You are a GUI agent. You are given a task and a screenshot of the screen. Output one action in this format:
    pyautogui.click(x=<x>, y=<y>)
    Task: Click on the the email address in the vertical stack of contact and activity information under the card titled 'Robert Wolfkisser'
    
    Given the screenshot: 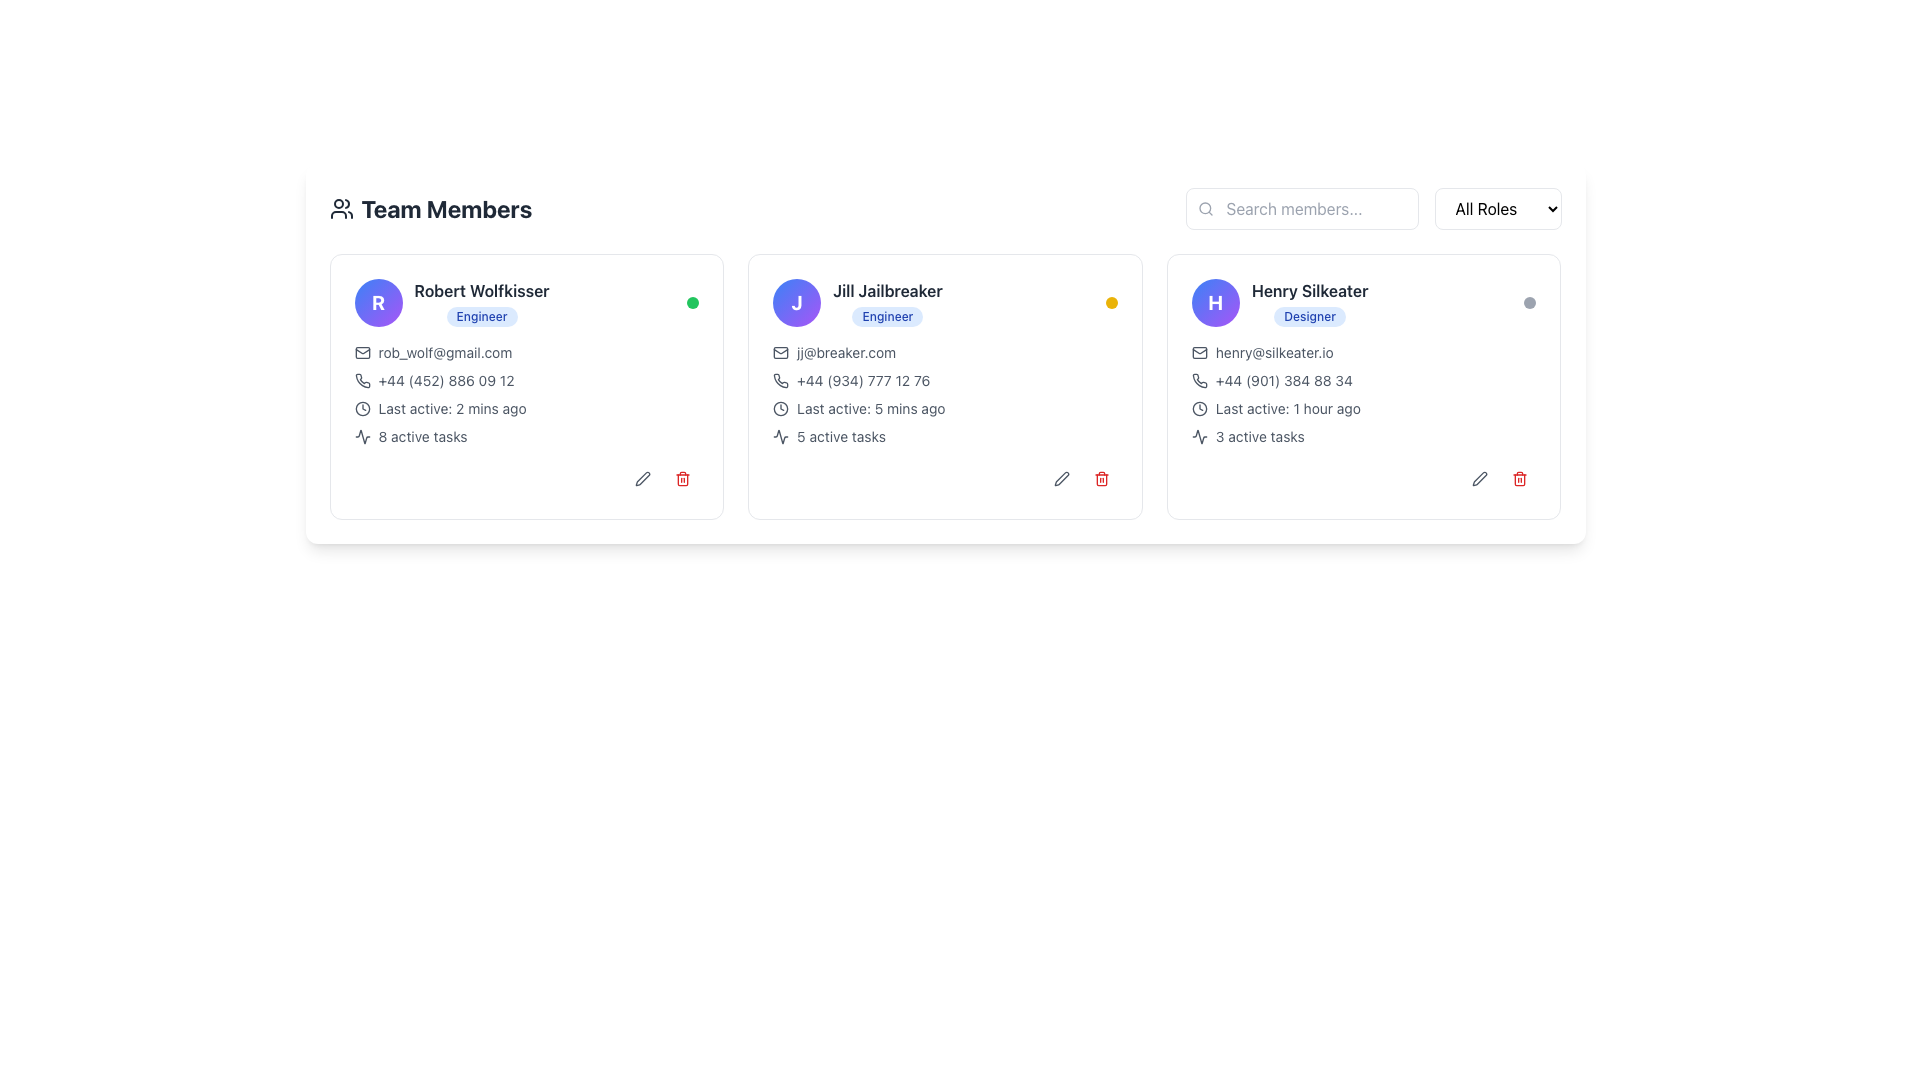 What is the action you would take?
    pyautogui.click(x=526, y=394)
    